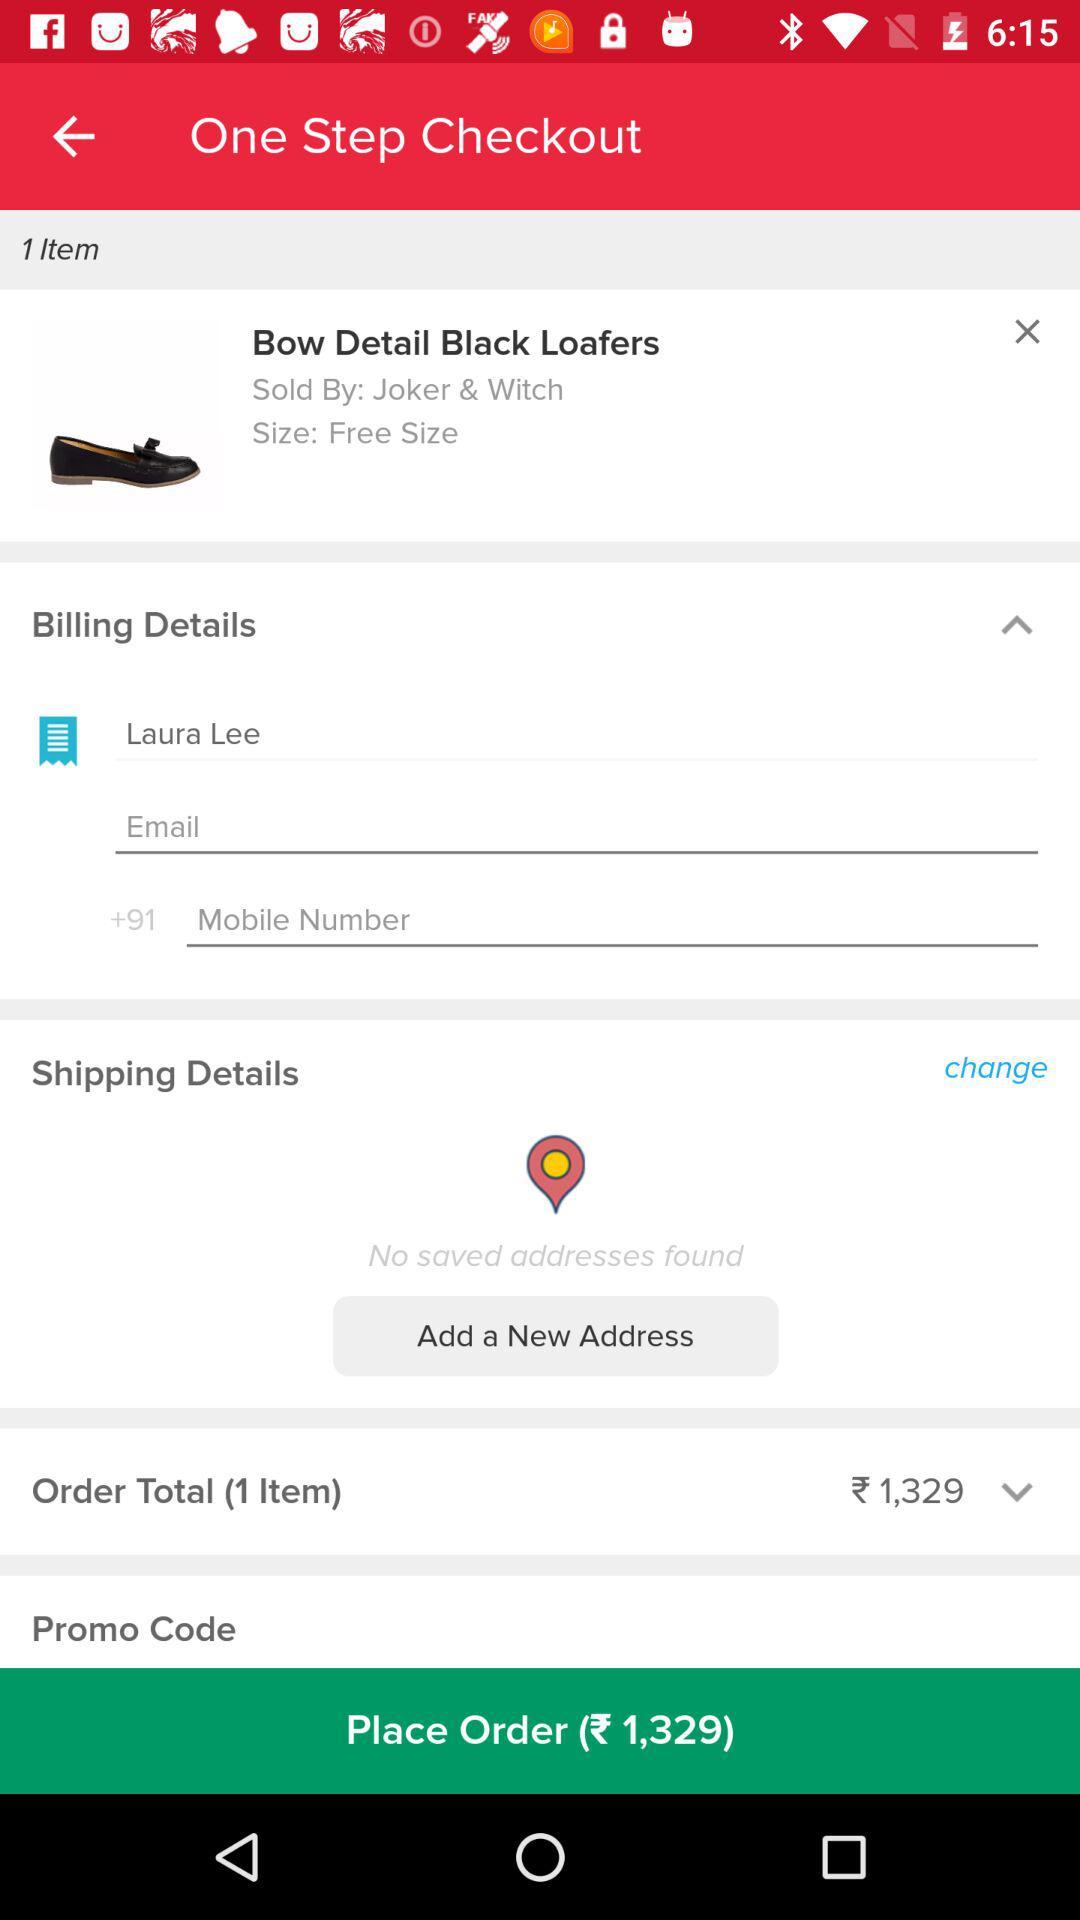 The image size is (1080, 1920). I want to click on mobile number, so click(611, 920).